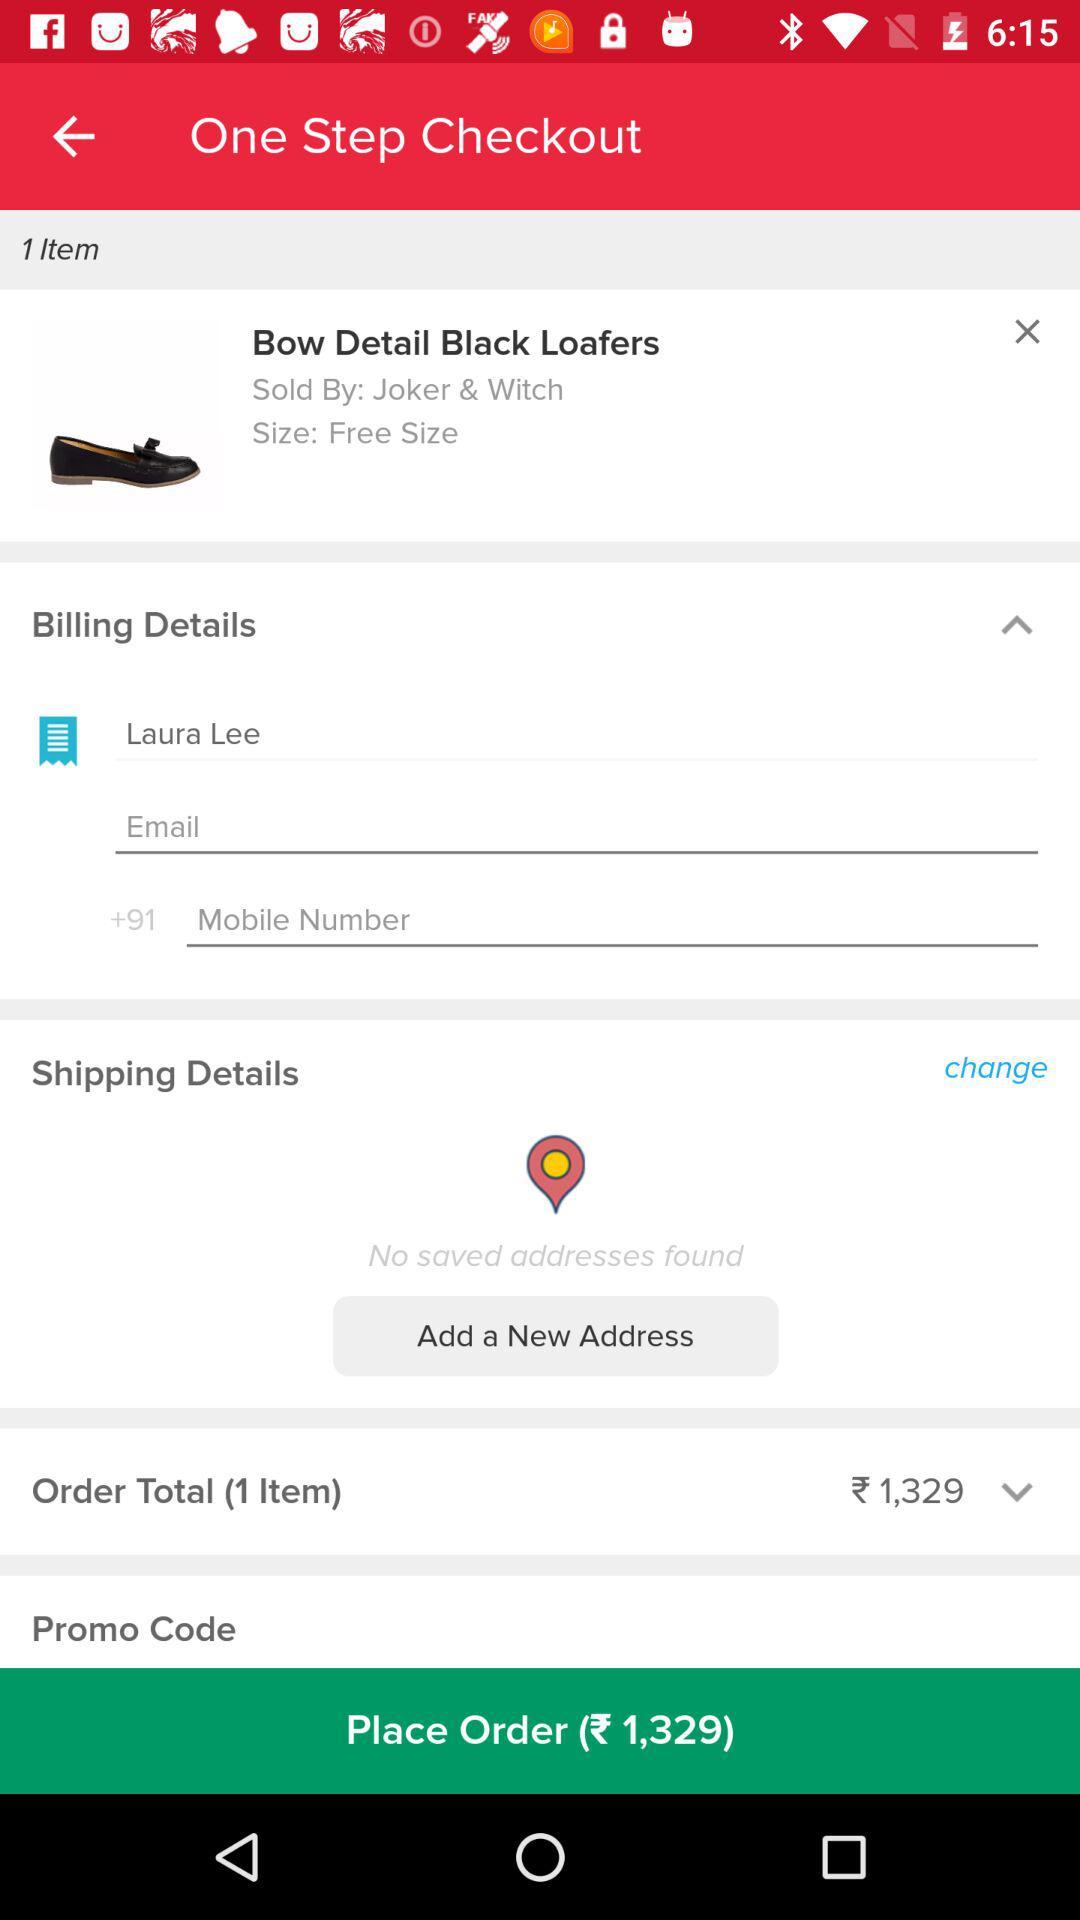 The image size is (1080, 1920). I want to click on mobile number, so click(611, 920).